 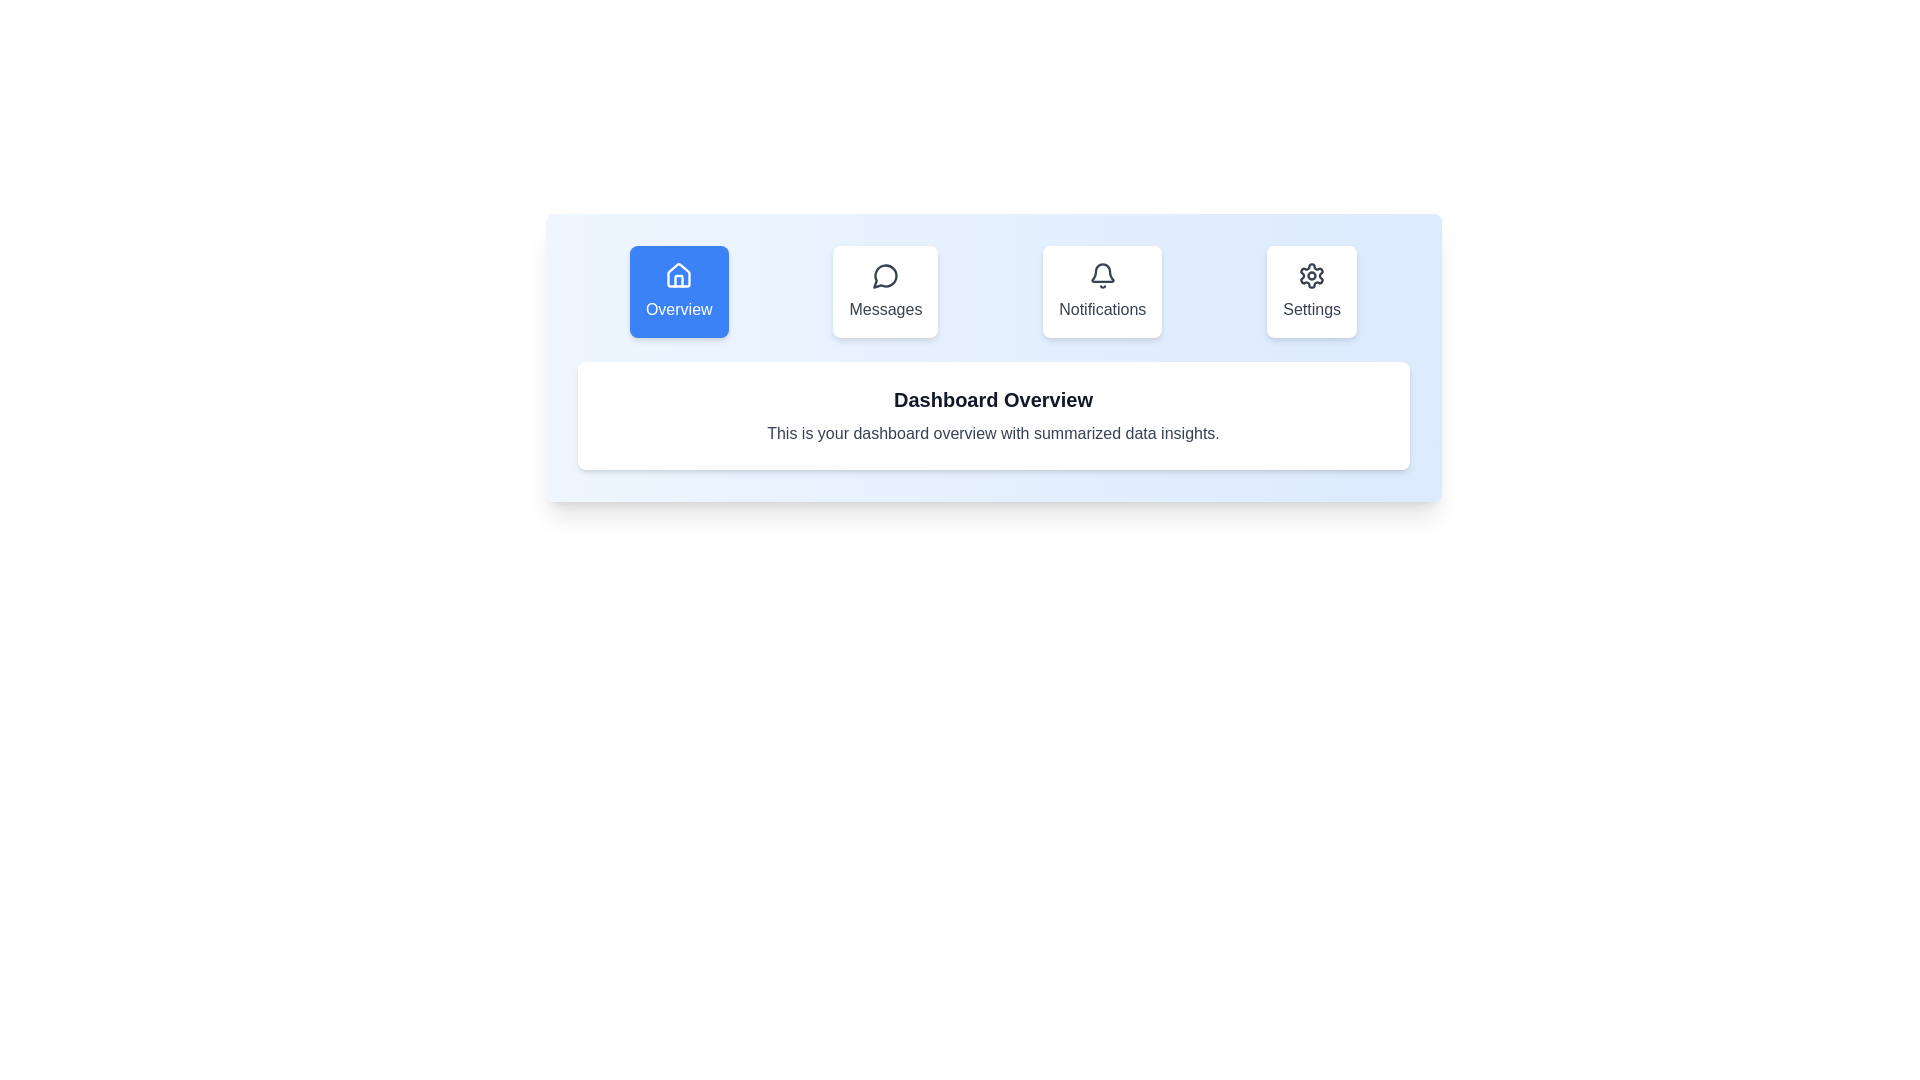 What do you see at coordinates (993, 433) in the screenshot?
I see `the static text element that reads 'This is your dashboard overview with summarized data insights.', which is located directly beneath the title 'Dashboard Overview'` at bounding box center [993, 433].